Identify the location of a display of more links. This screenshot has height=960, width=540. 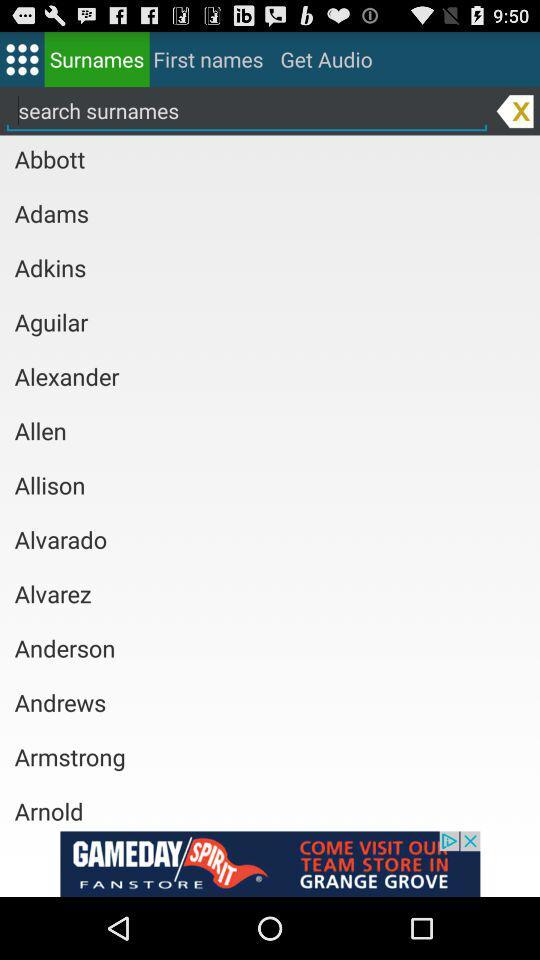
(21, 58).